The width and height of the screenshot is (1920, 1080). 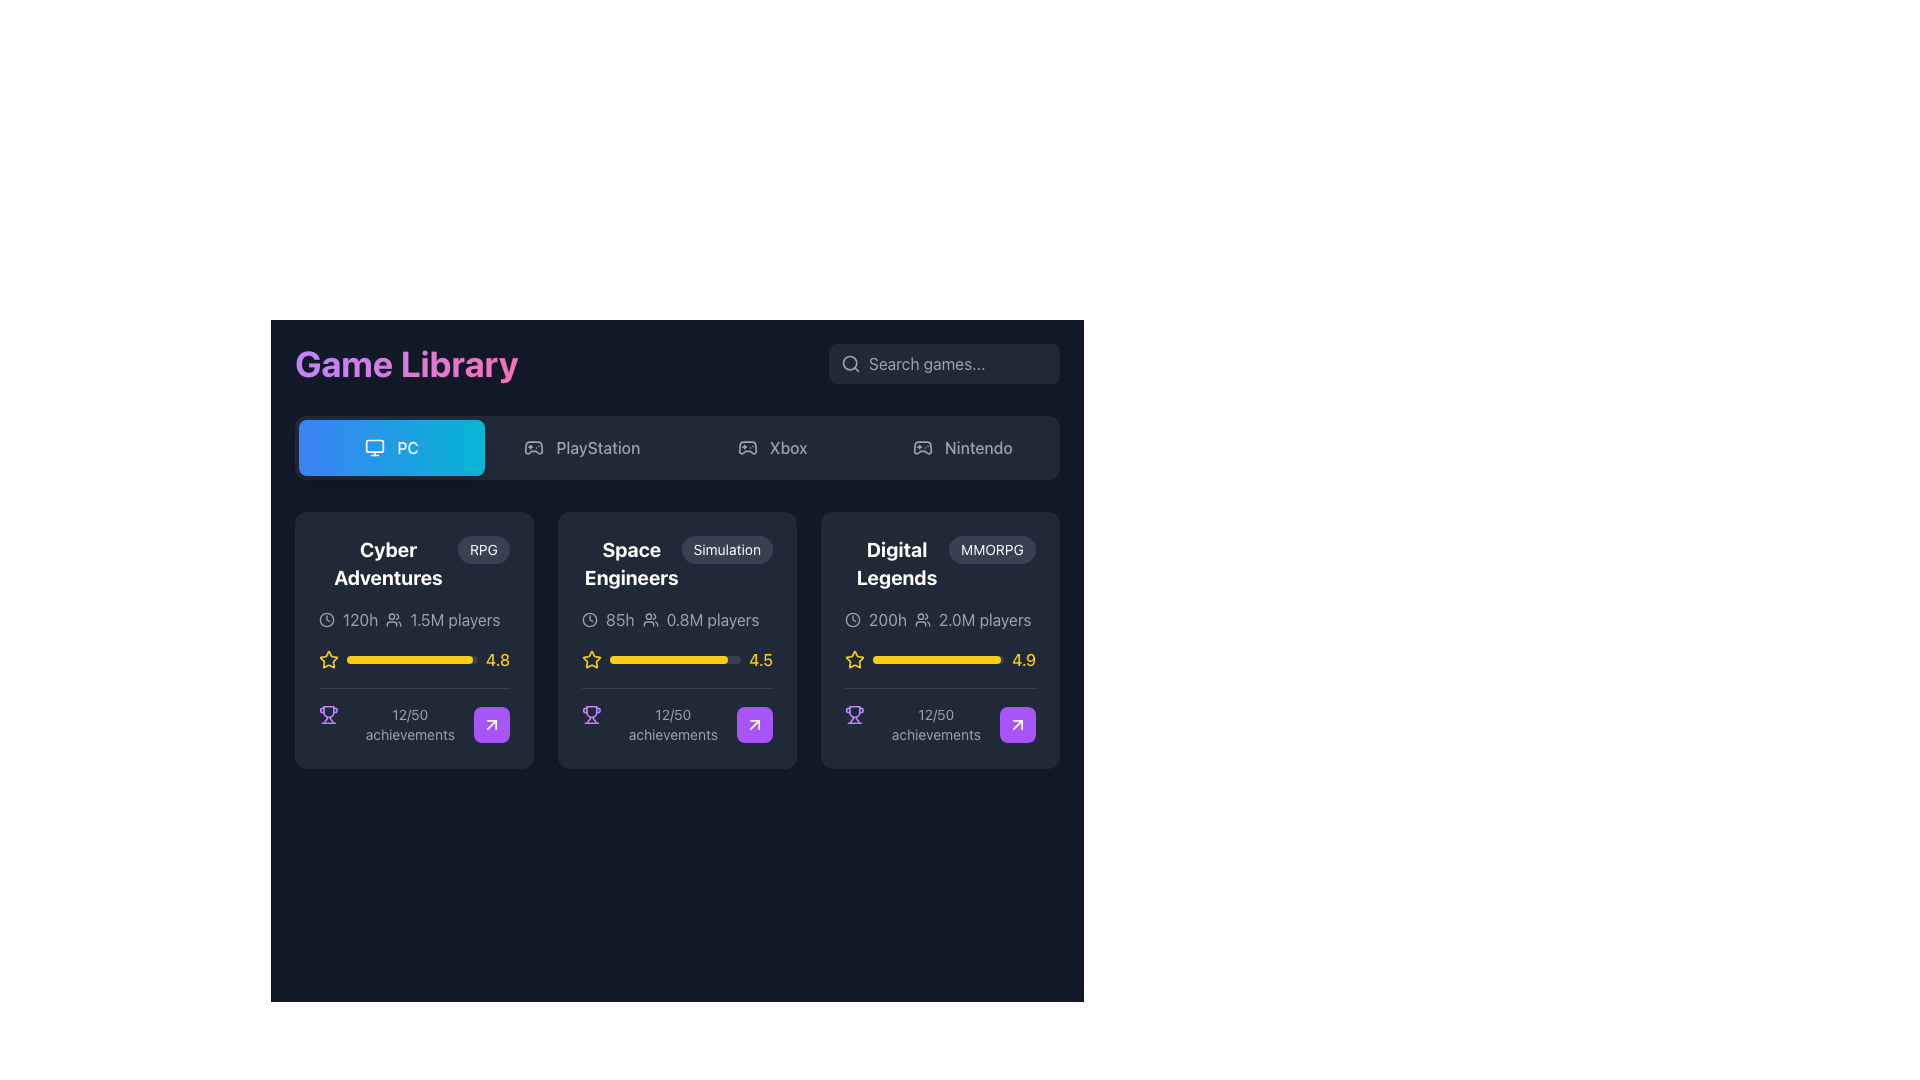 What do you see at coordinates (673, 725) in the screenshot?
I see `the static text display that shows the player's progress in achievements for the game 'Space Engineers', located at the bottom center of the card in the second column of the game library grid` at bounding box center [673, 725].